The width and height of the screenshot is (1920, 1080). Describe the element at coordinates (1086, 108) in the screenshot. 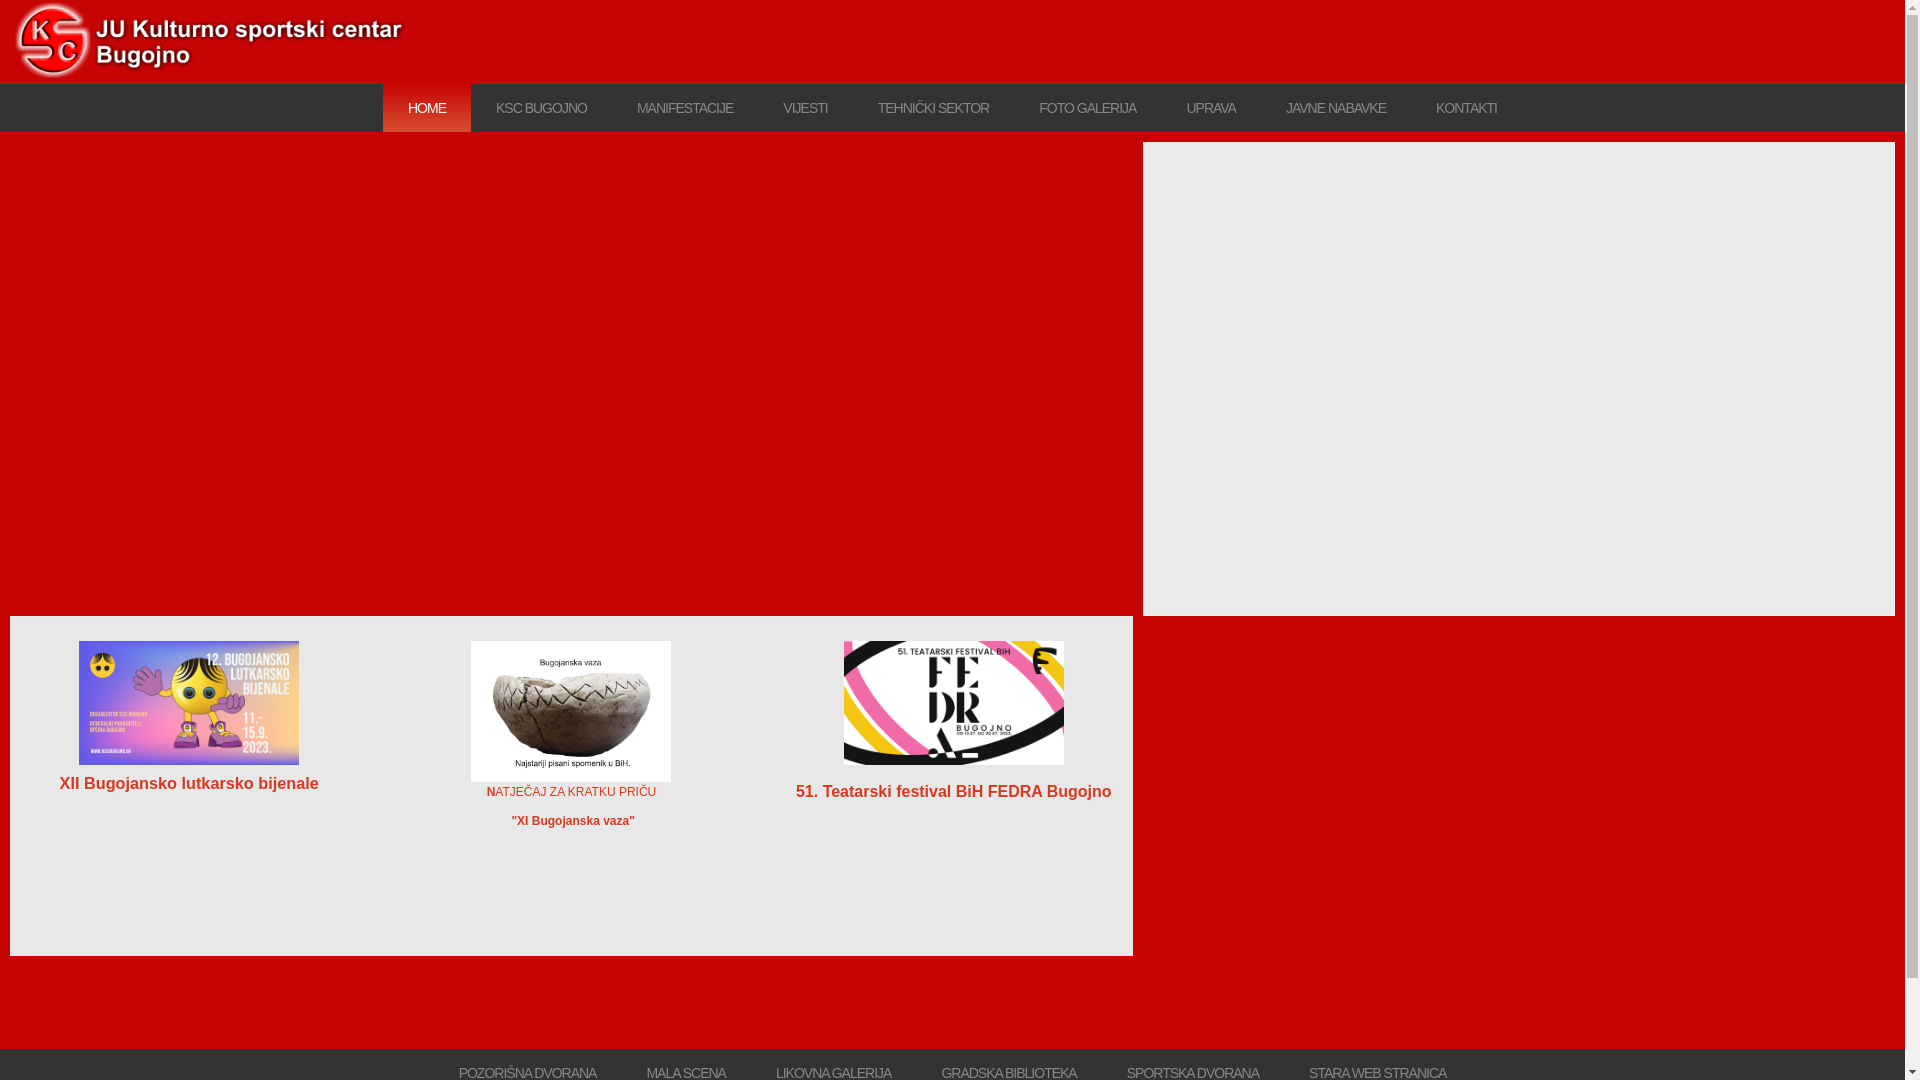

I see `'FOTO GALERIJA'` at that location.